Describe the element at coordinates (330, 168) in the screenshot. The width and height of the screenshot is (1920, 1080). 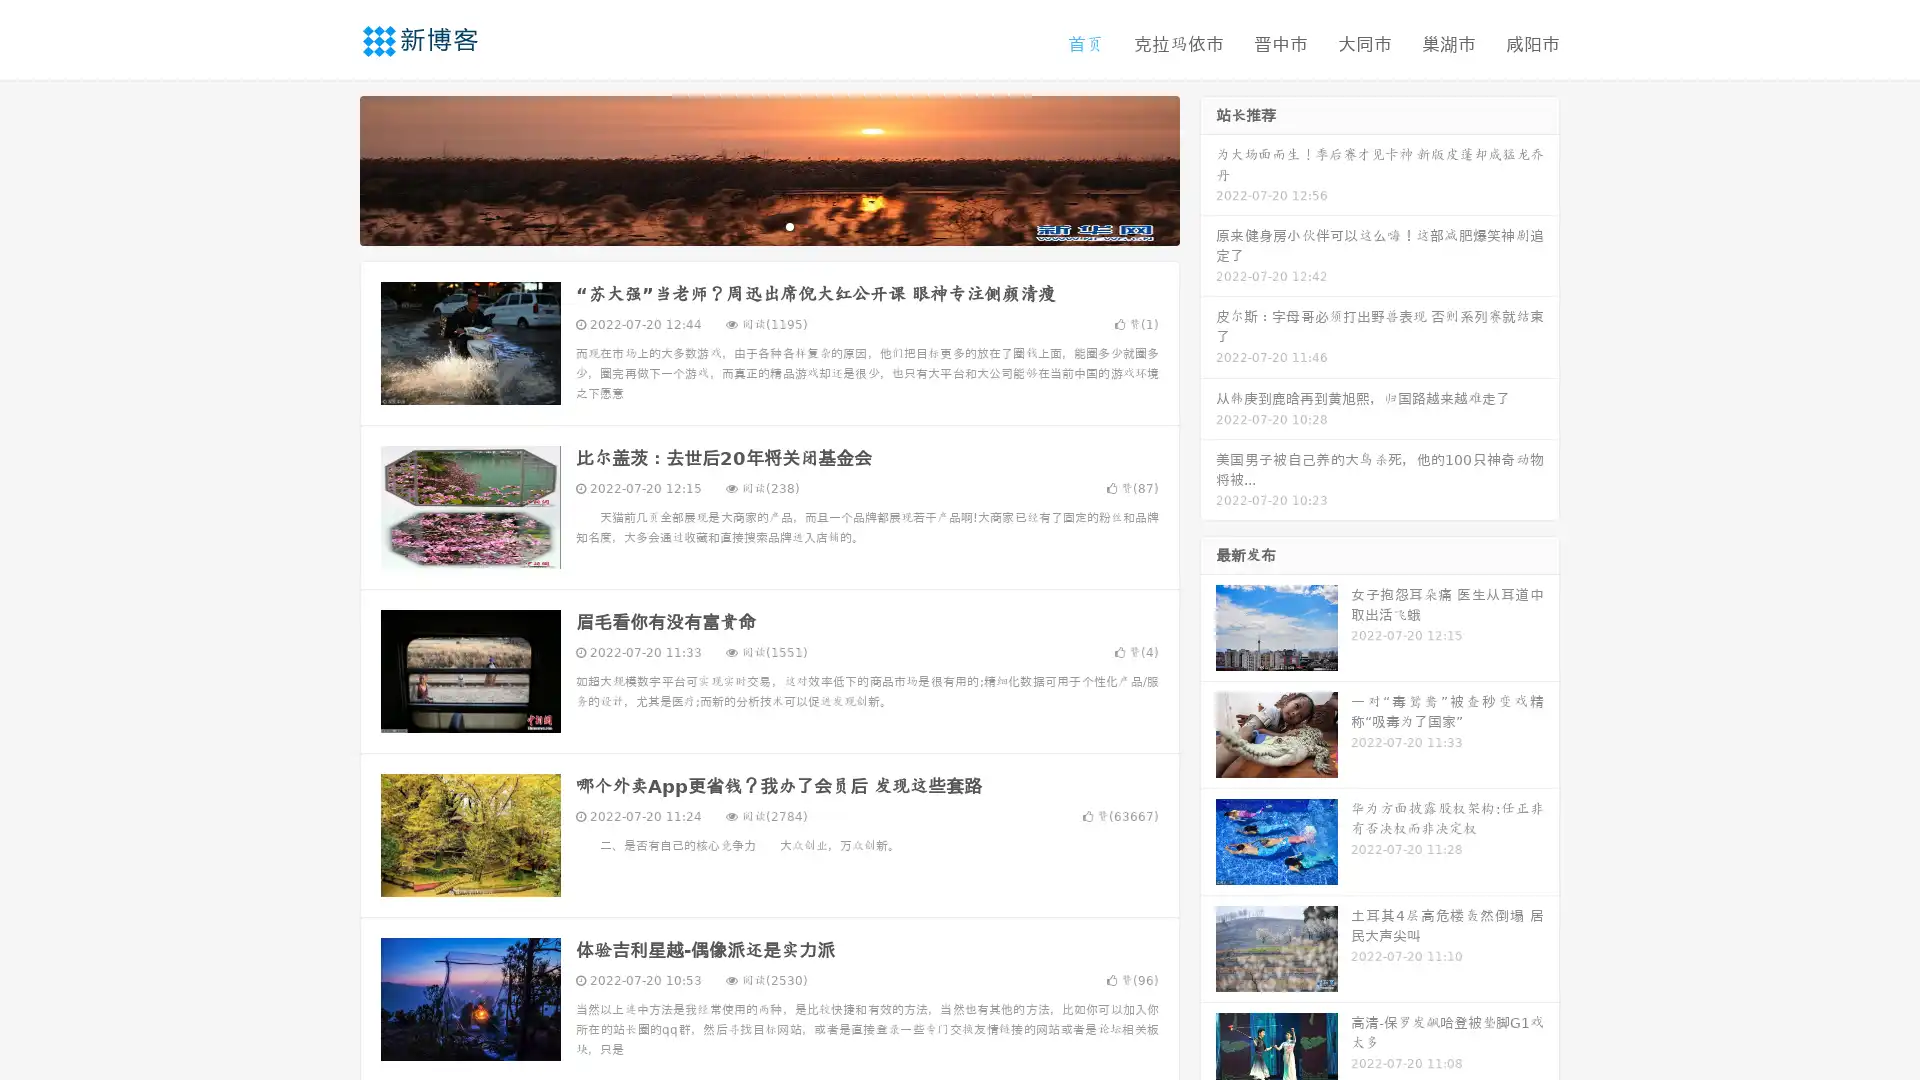
I see `Previous slide` at that location.